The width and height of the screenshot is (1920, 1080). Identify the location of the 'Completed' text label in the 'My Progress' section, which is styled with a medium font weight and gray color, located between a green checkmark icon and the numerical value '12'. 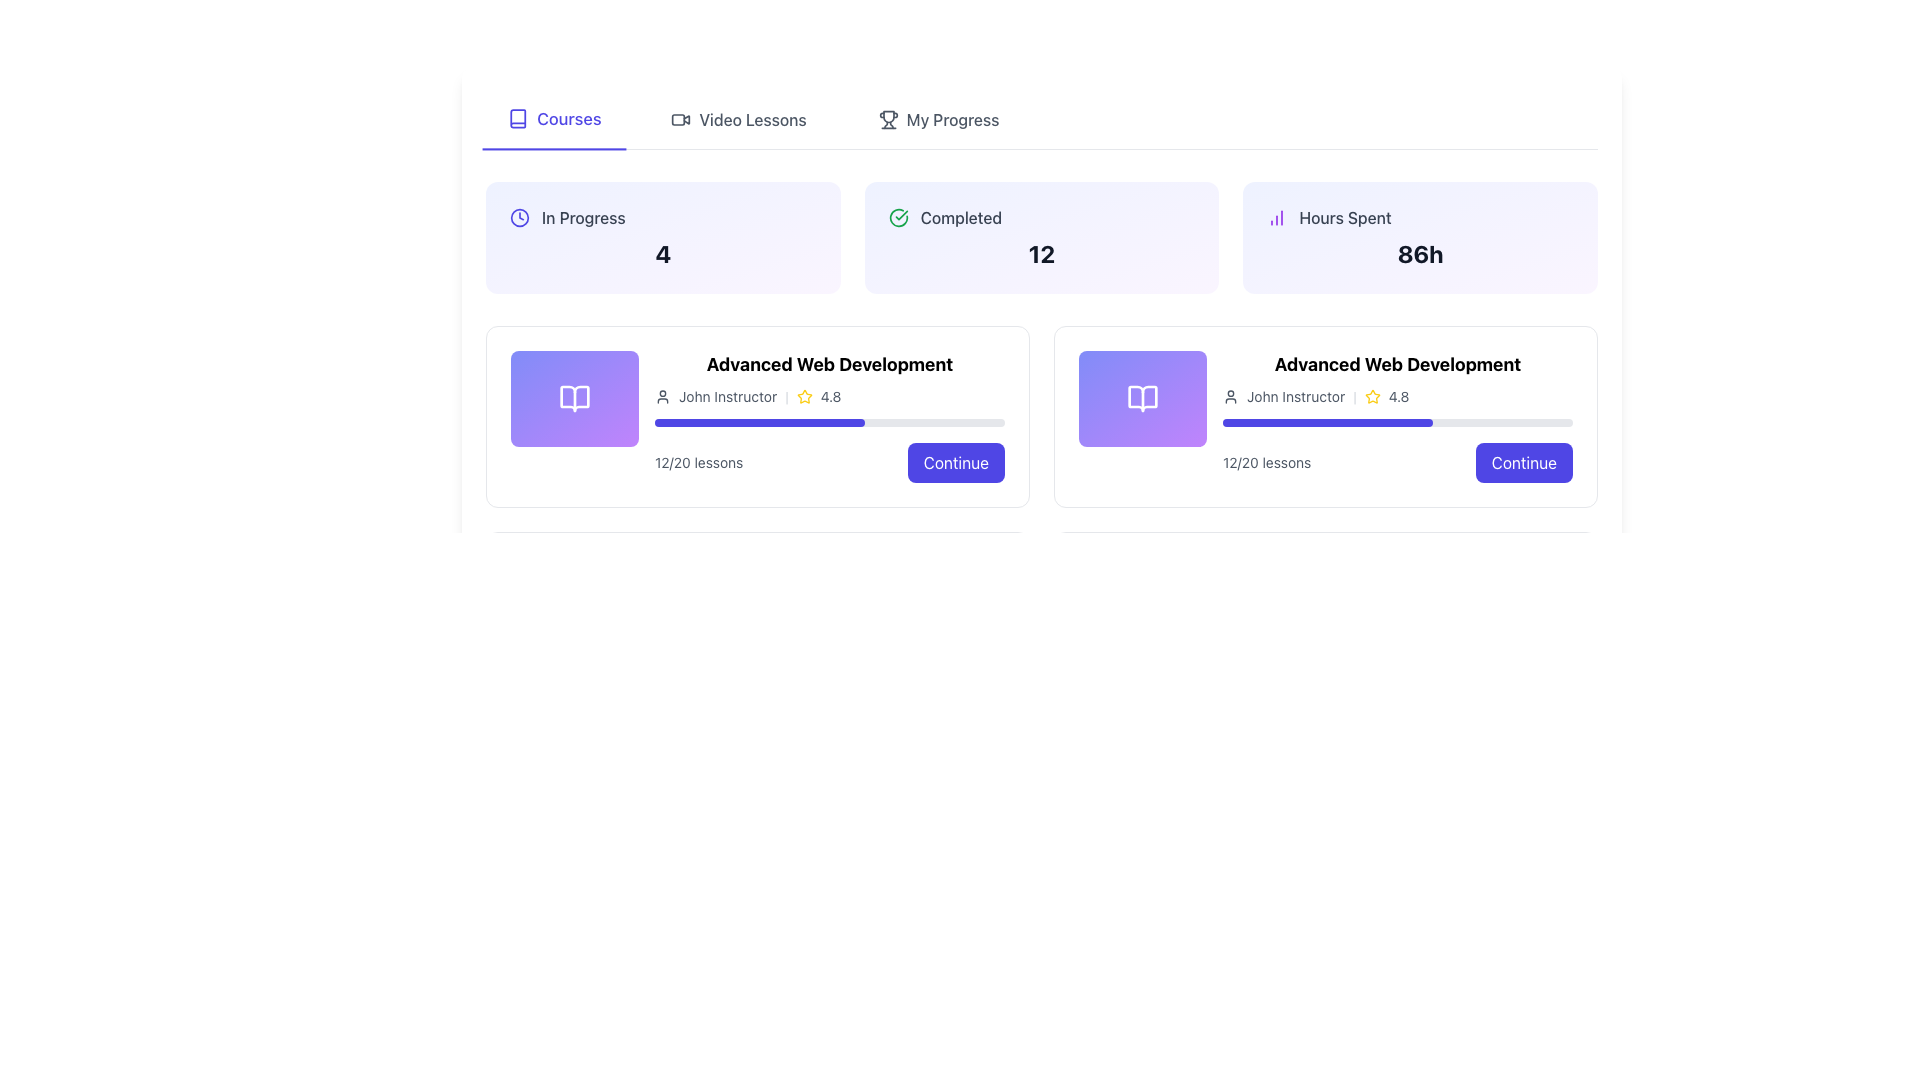
(961, 218).